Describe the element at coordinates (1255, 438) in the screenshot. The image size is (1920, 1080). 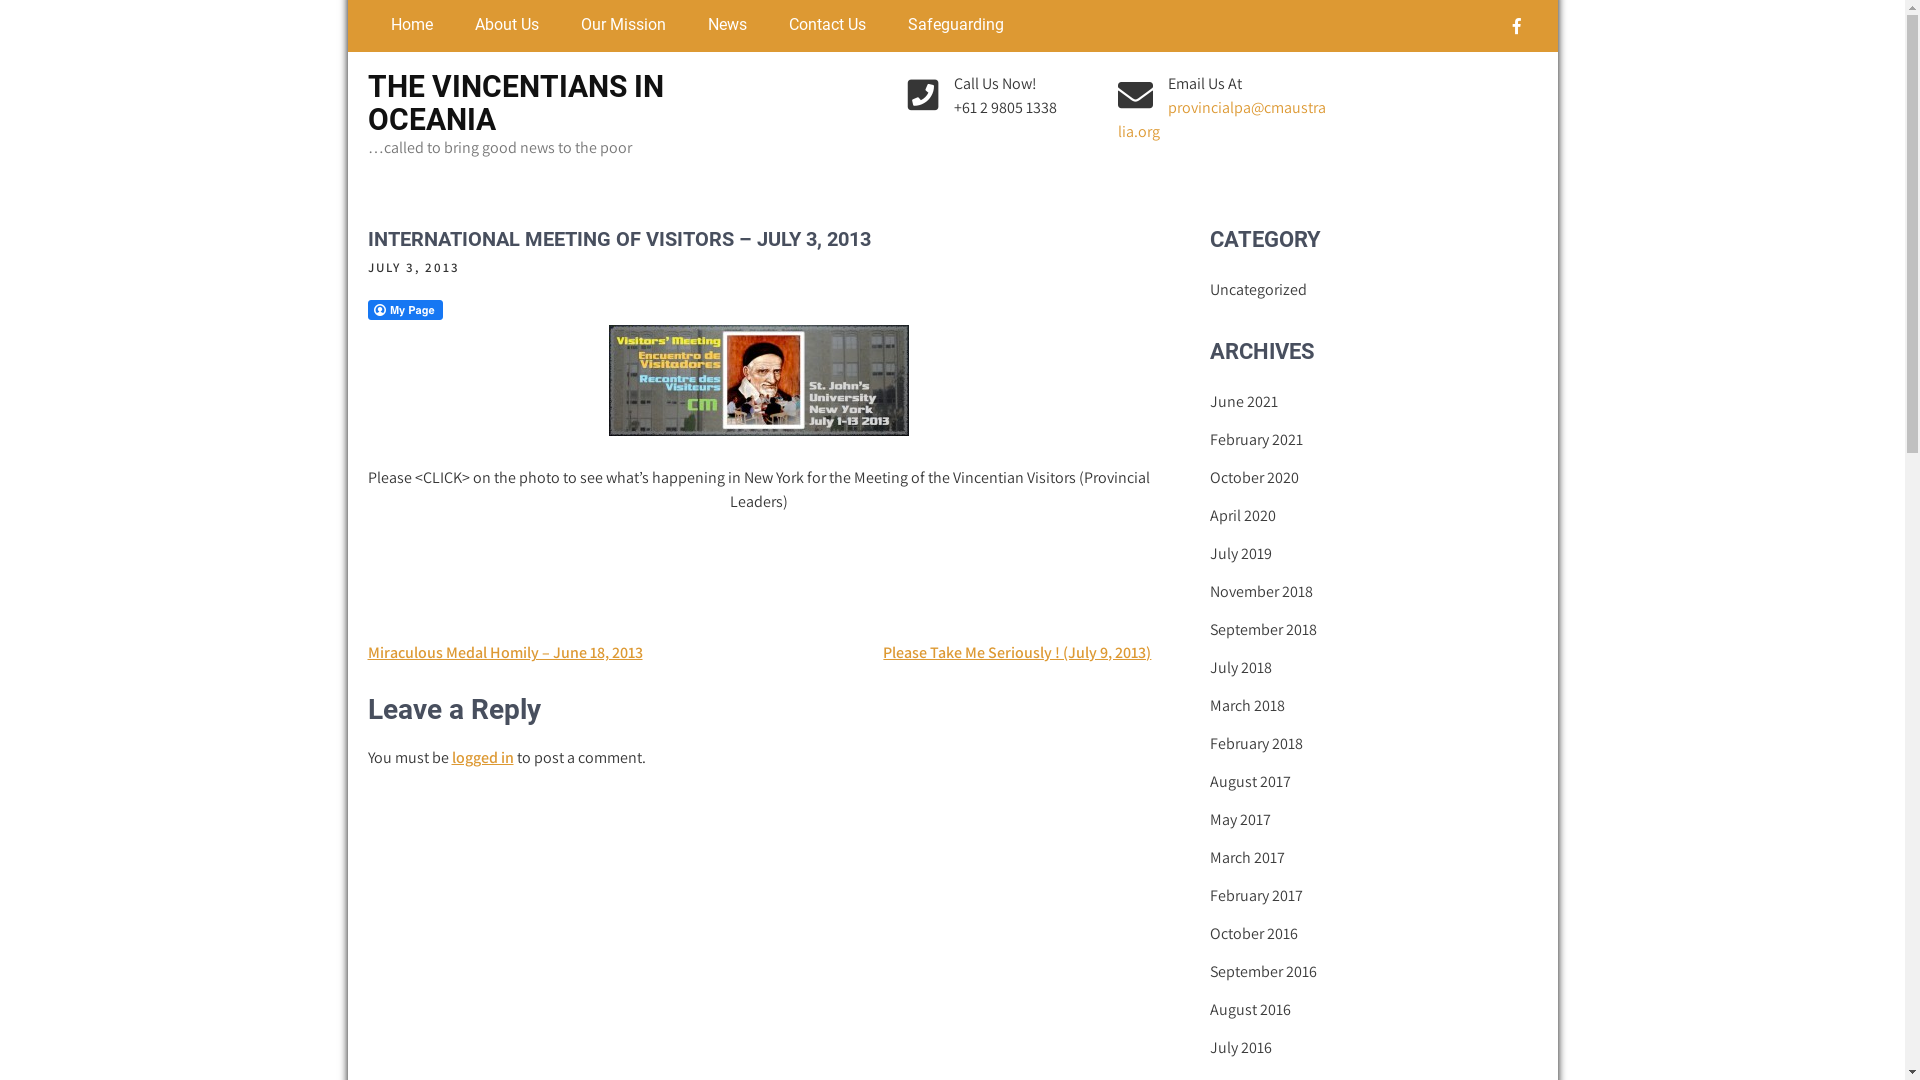
I see `'February 2021'` at that location.